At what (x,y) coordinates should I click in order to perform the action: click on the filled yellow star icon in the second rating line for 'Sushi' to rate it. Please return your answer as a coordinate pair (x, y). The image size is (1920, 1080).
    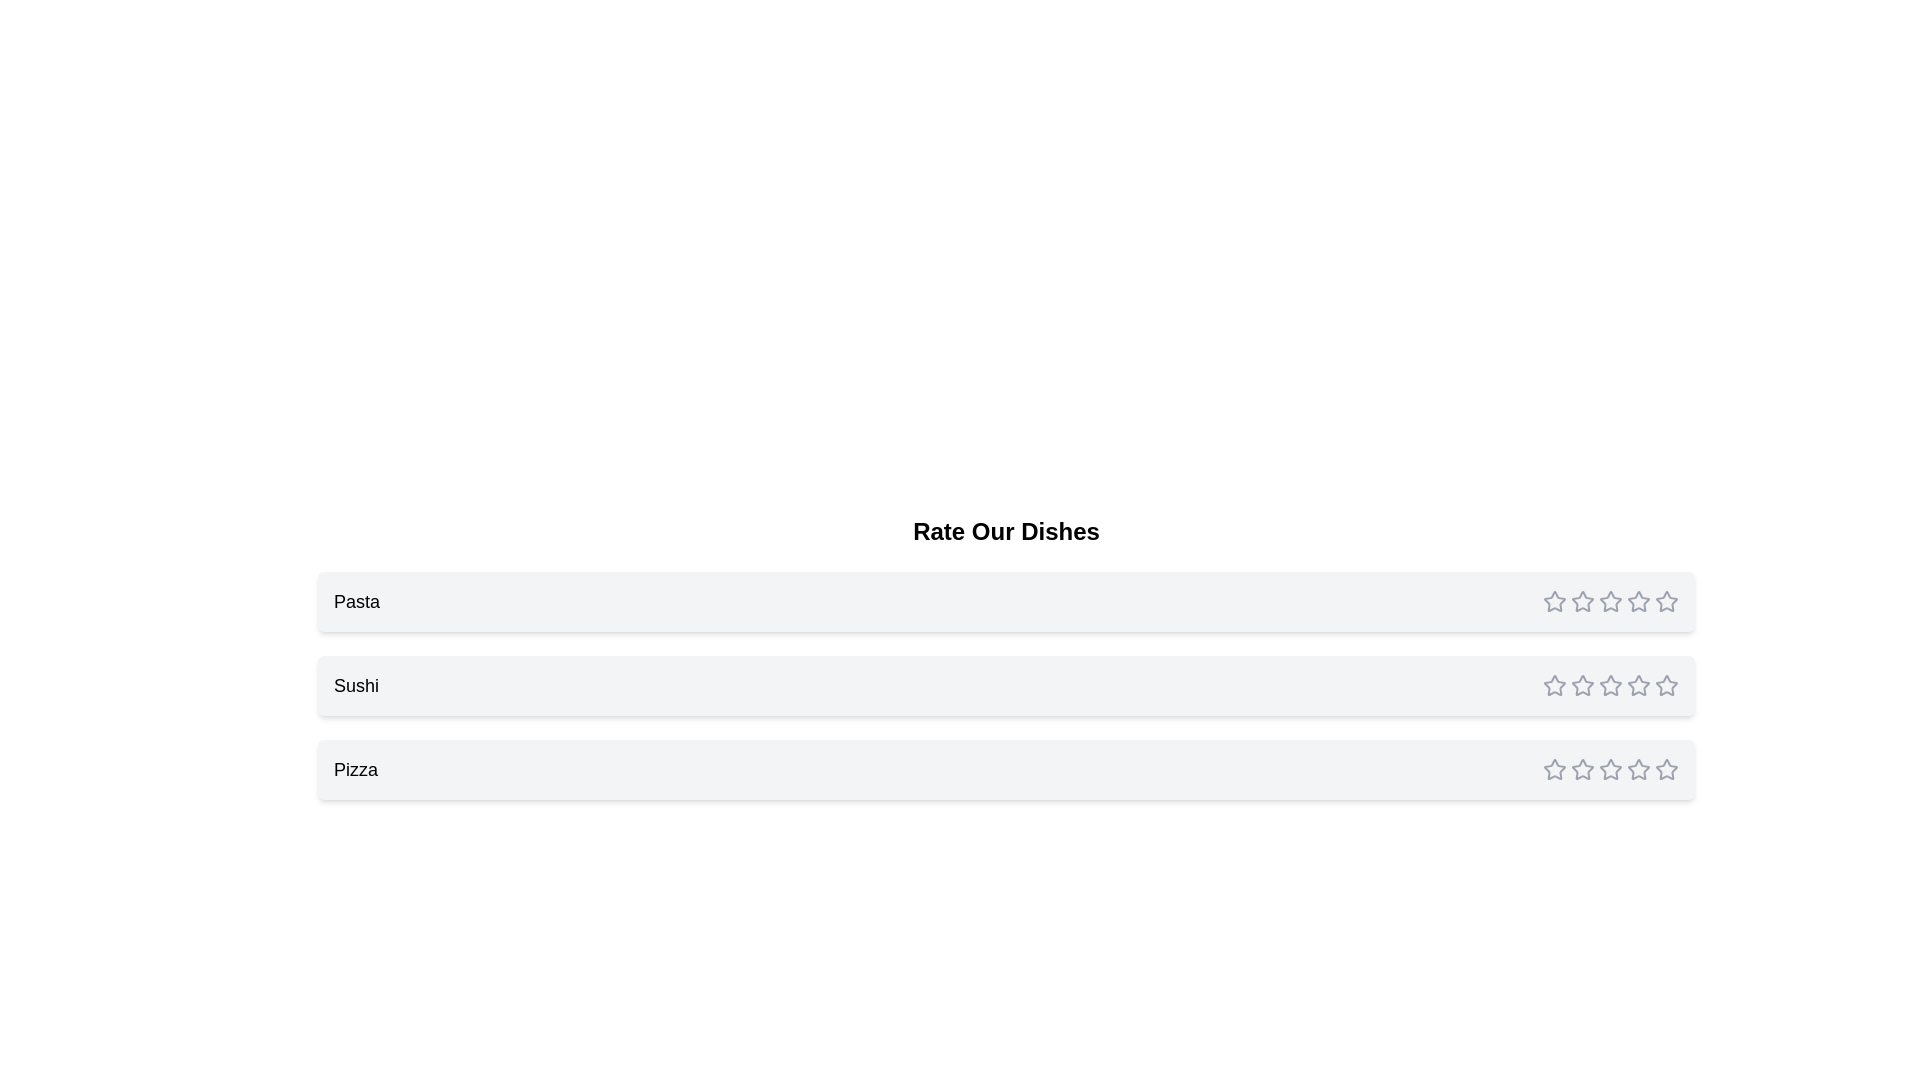
    Looking at the image, I should click on (1554, 685).